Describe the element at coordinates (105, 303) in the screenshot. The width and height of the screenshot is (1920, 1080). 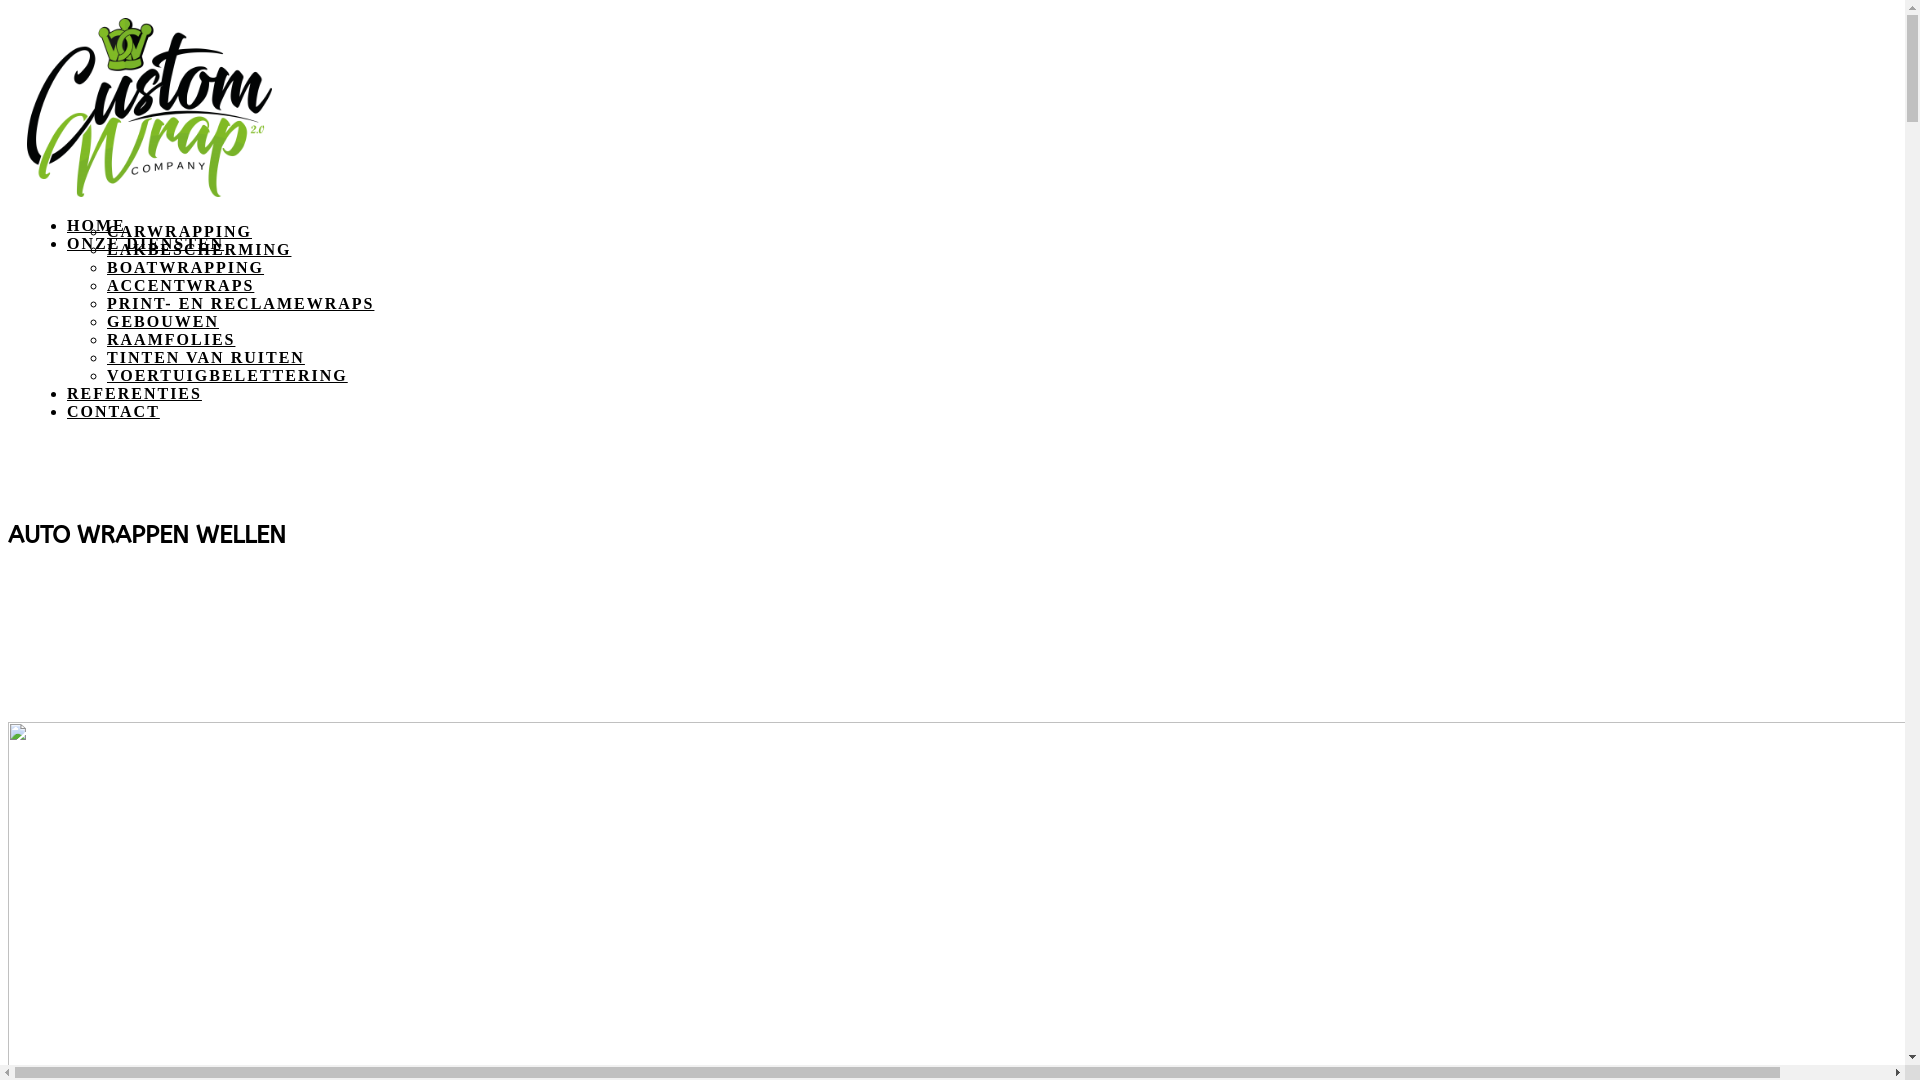
I see `'PRINT- EN RECLAMEWRAPS'` at that location.